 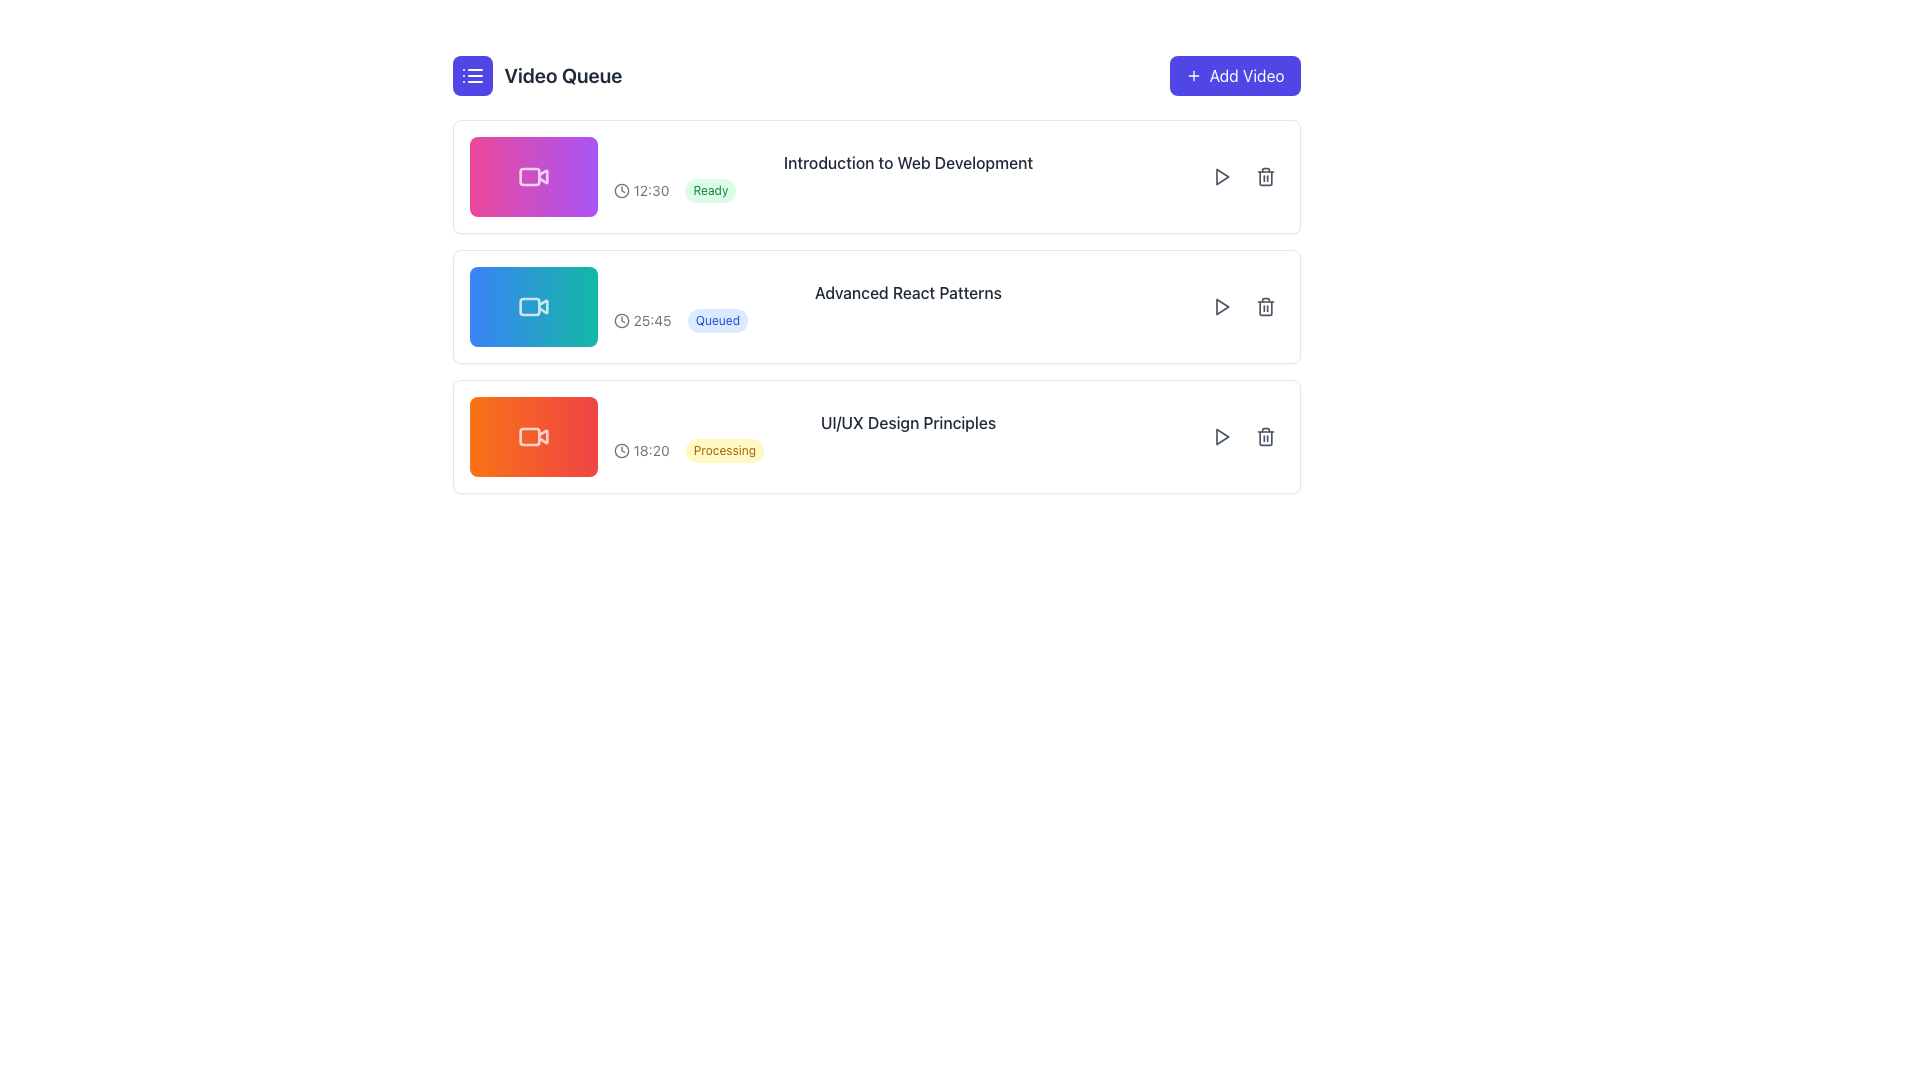 I want to click on the inner rectangle of the 'video' icon for the first item titled 'Introduction to Web Development' in the content row of the list layout, so click(x=529, y=176).